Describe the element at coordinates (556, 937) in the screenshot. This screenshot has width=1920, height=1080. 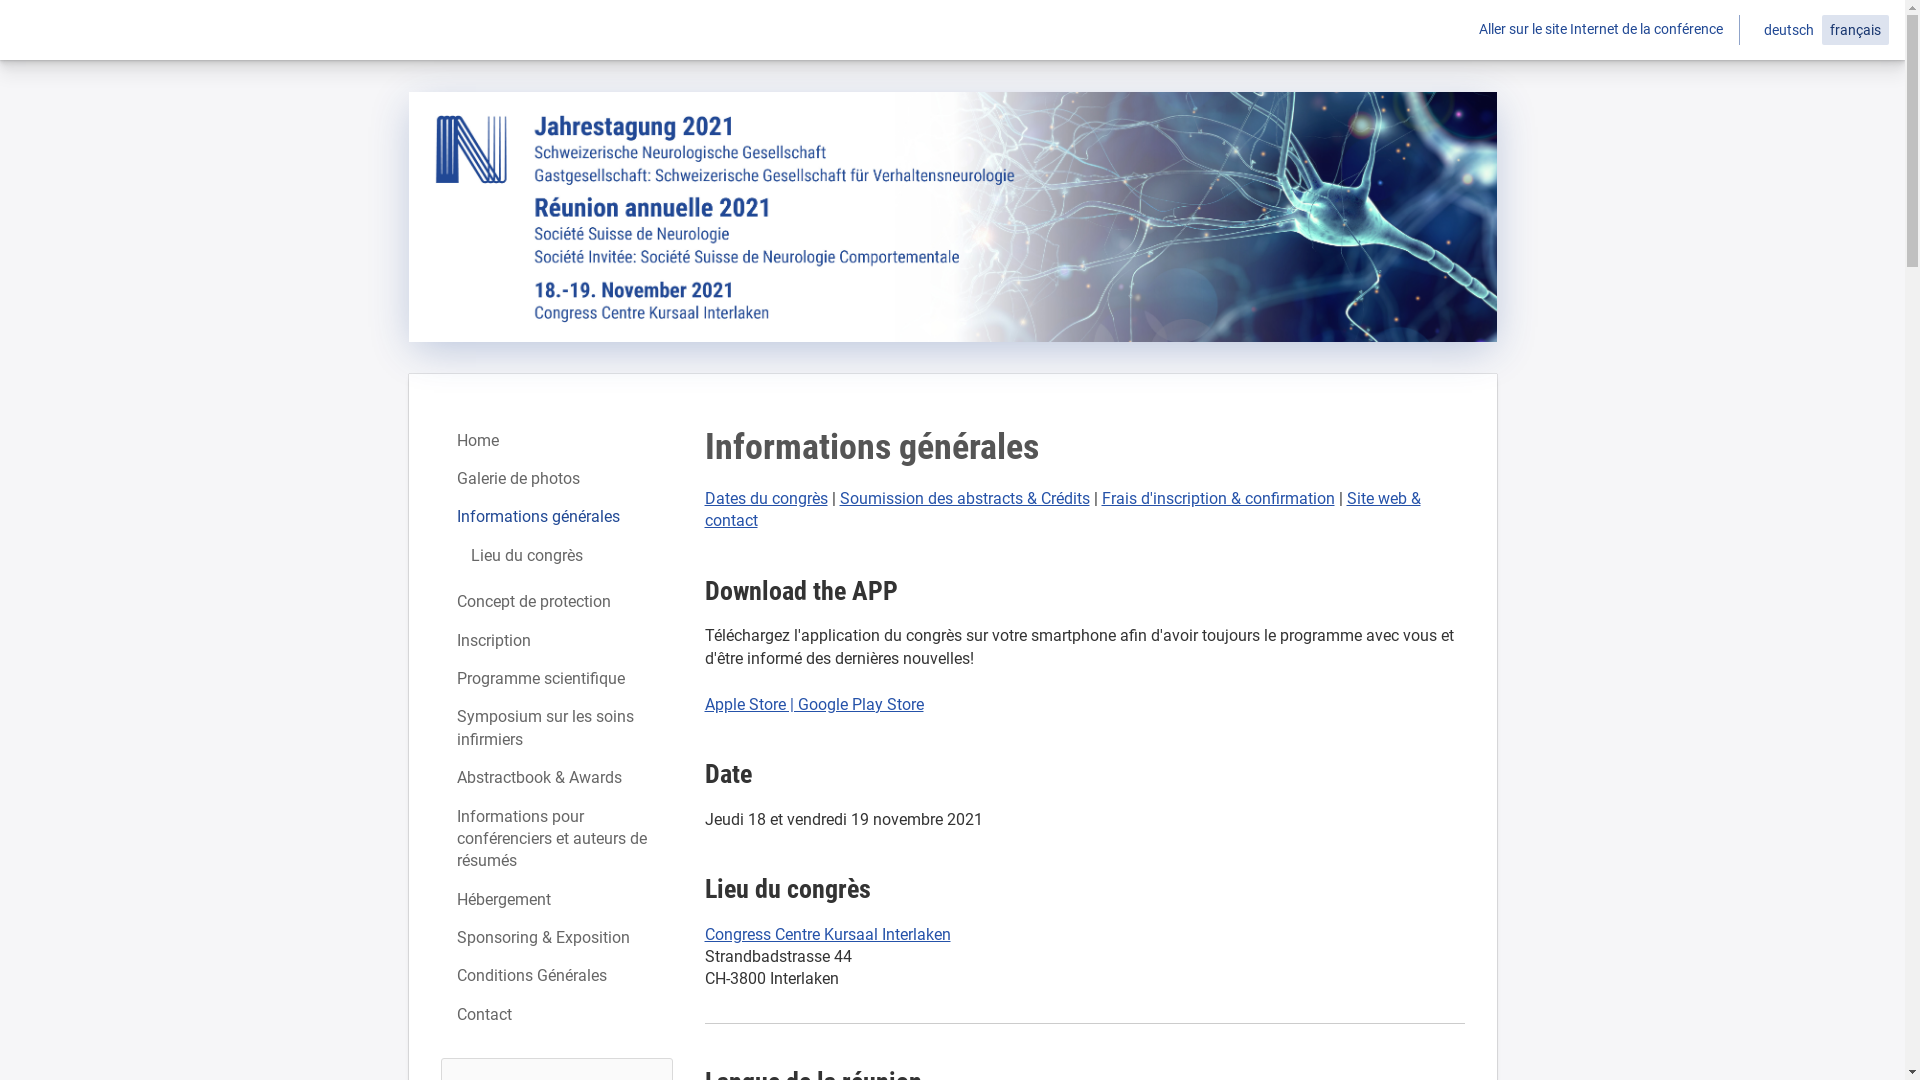
I see `'Sponsoring & Exposition'` at that location.